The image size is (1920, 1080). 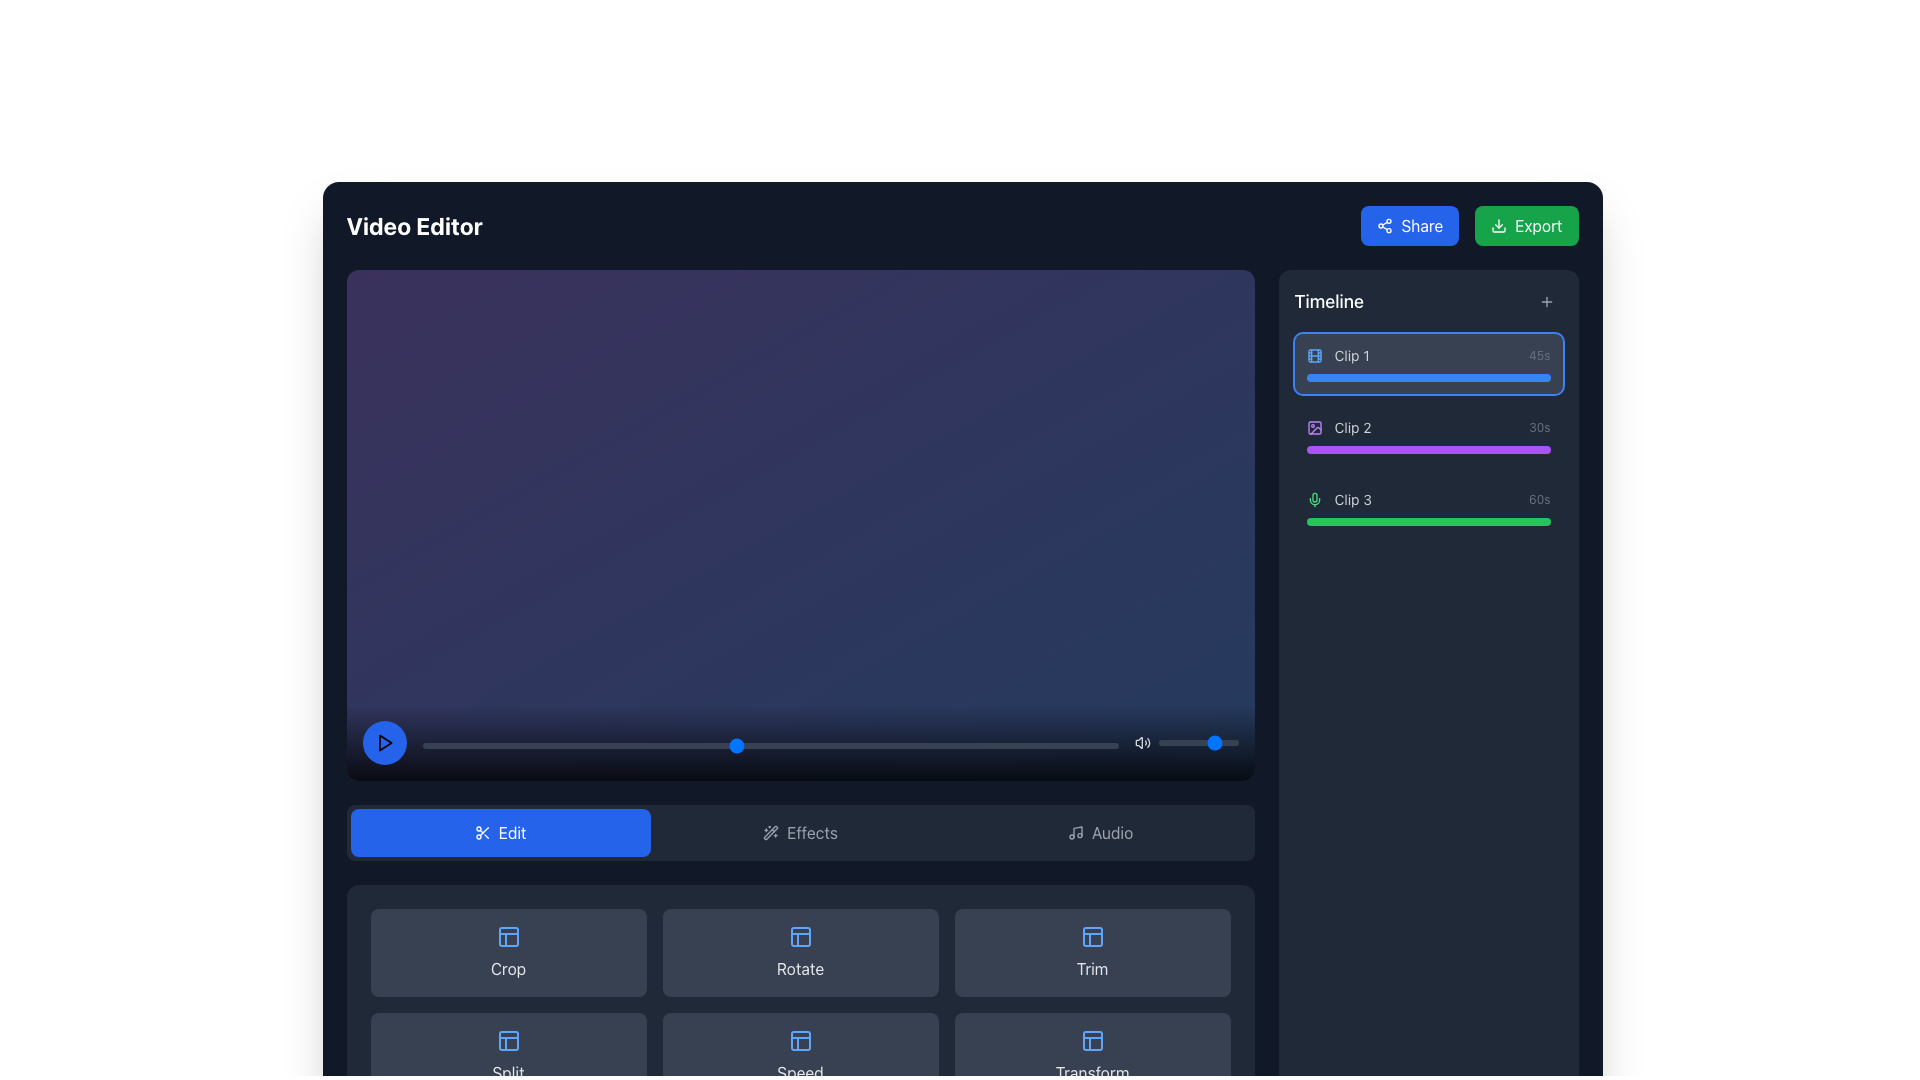 What do you see at coordinates (1427, 499) in the screenshot?
I see `the 'Clip 3' label with the green microphone icon from the timeline section` at bounding box center [1427, 499].